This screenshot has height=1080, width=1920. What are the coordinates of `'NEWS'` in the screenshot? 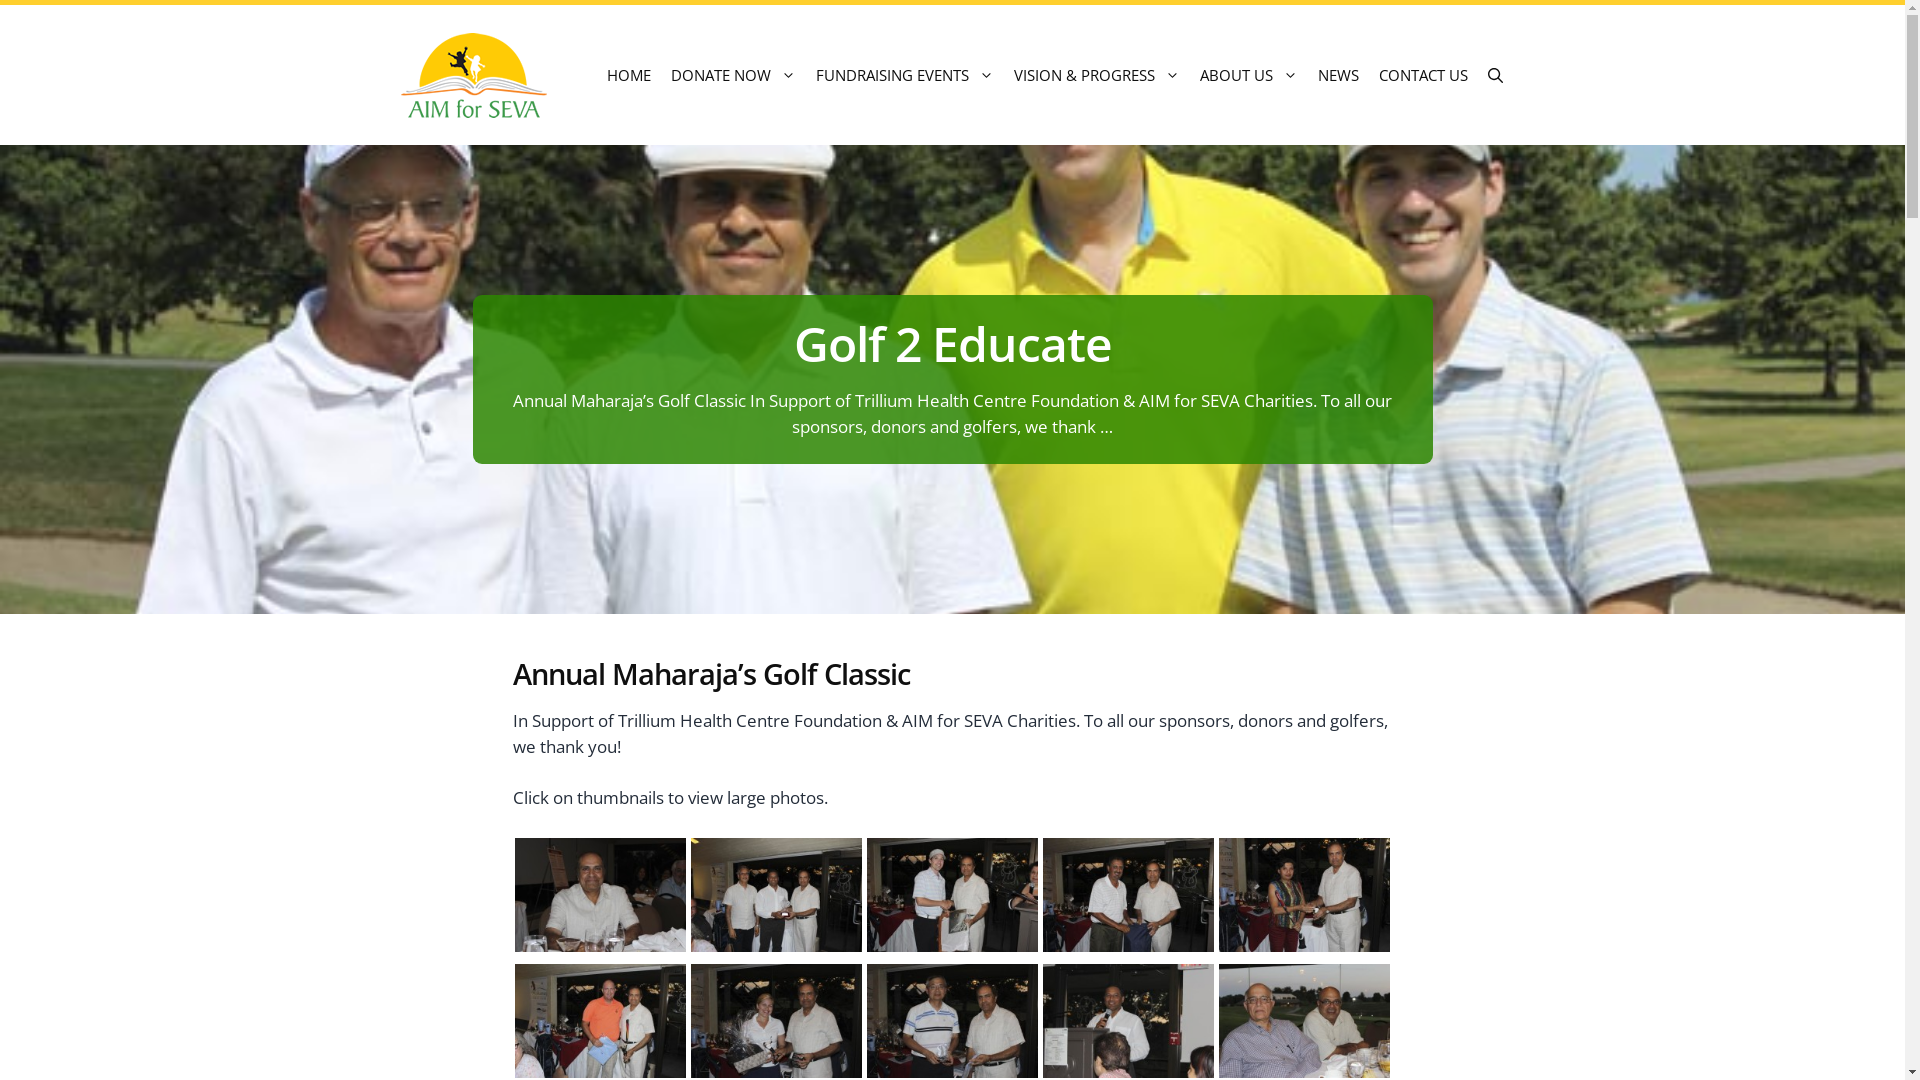 It's located at (1338, 73).